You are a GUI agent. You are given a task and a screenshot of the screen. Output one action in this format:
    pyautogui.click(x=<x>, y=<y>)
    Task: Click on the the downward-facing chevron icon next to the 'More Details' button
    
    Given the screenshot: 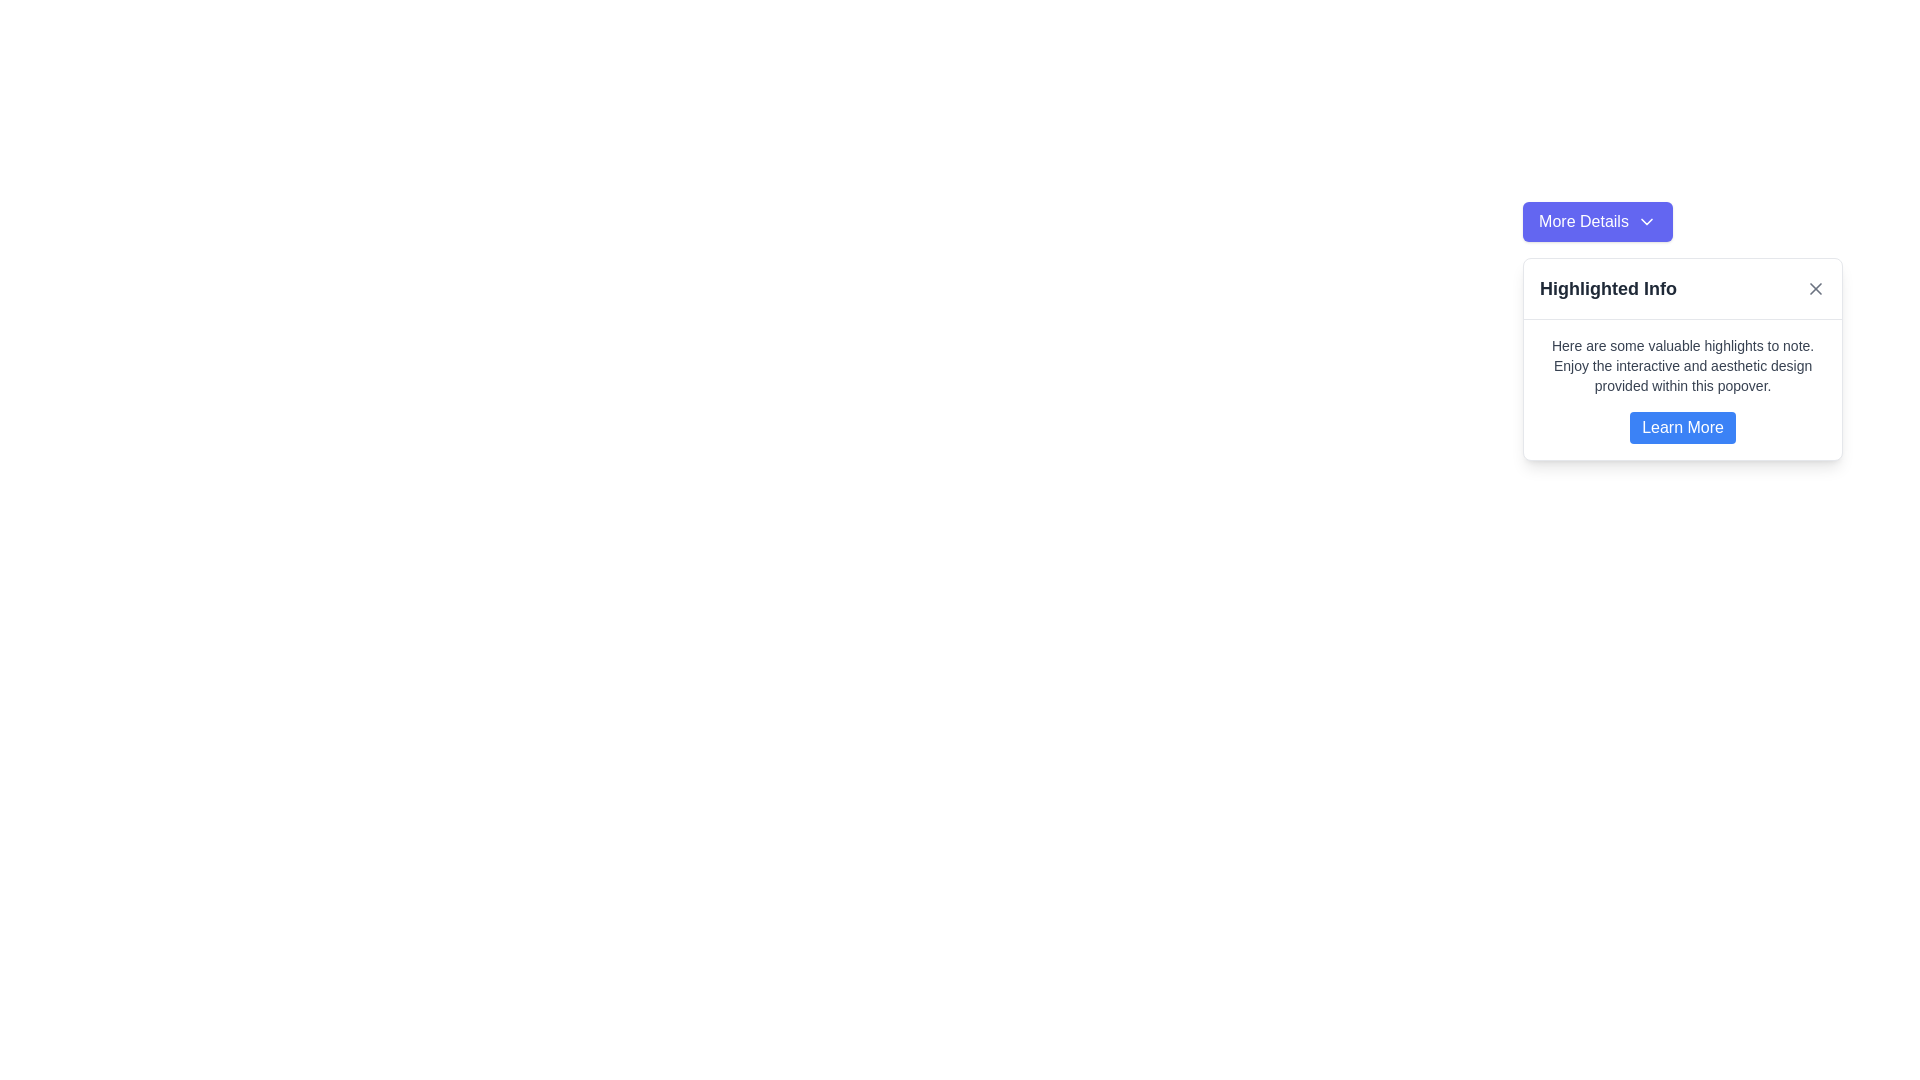 What is the action you would take?
    pyautogui.click(x=1646, y=222)
    